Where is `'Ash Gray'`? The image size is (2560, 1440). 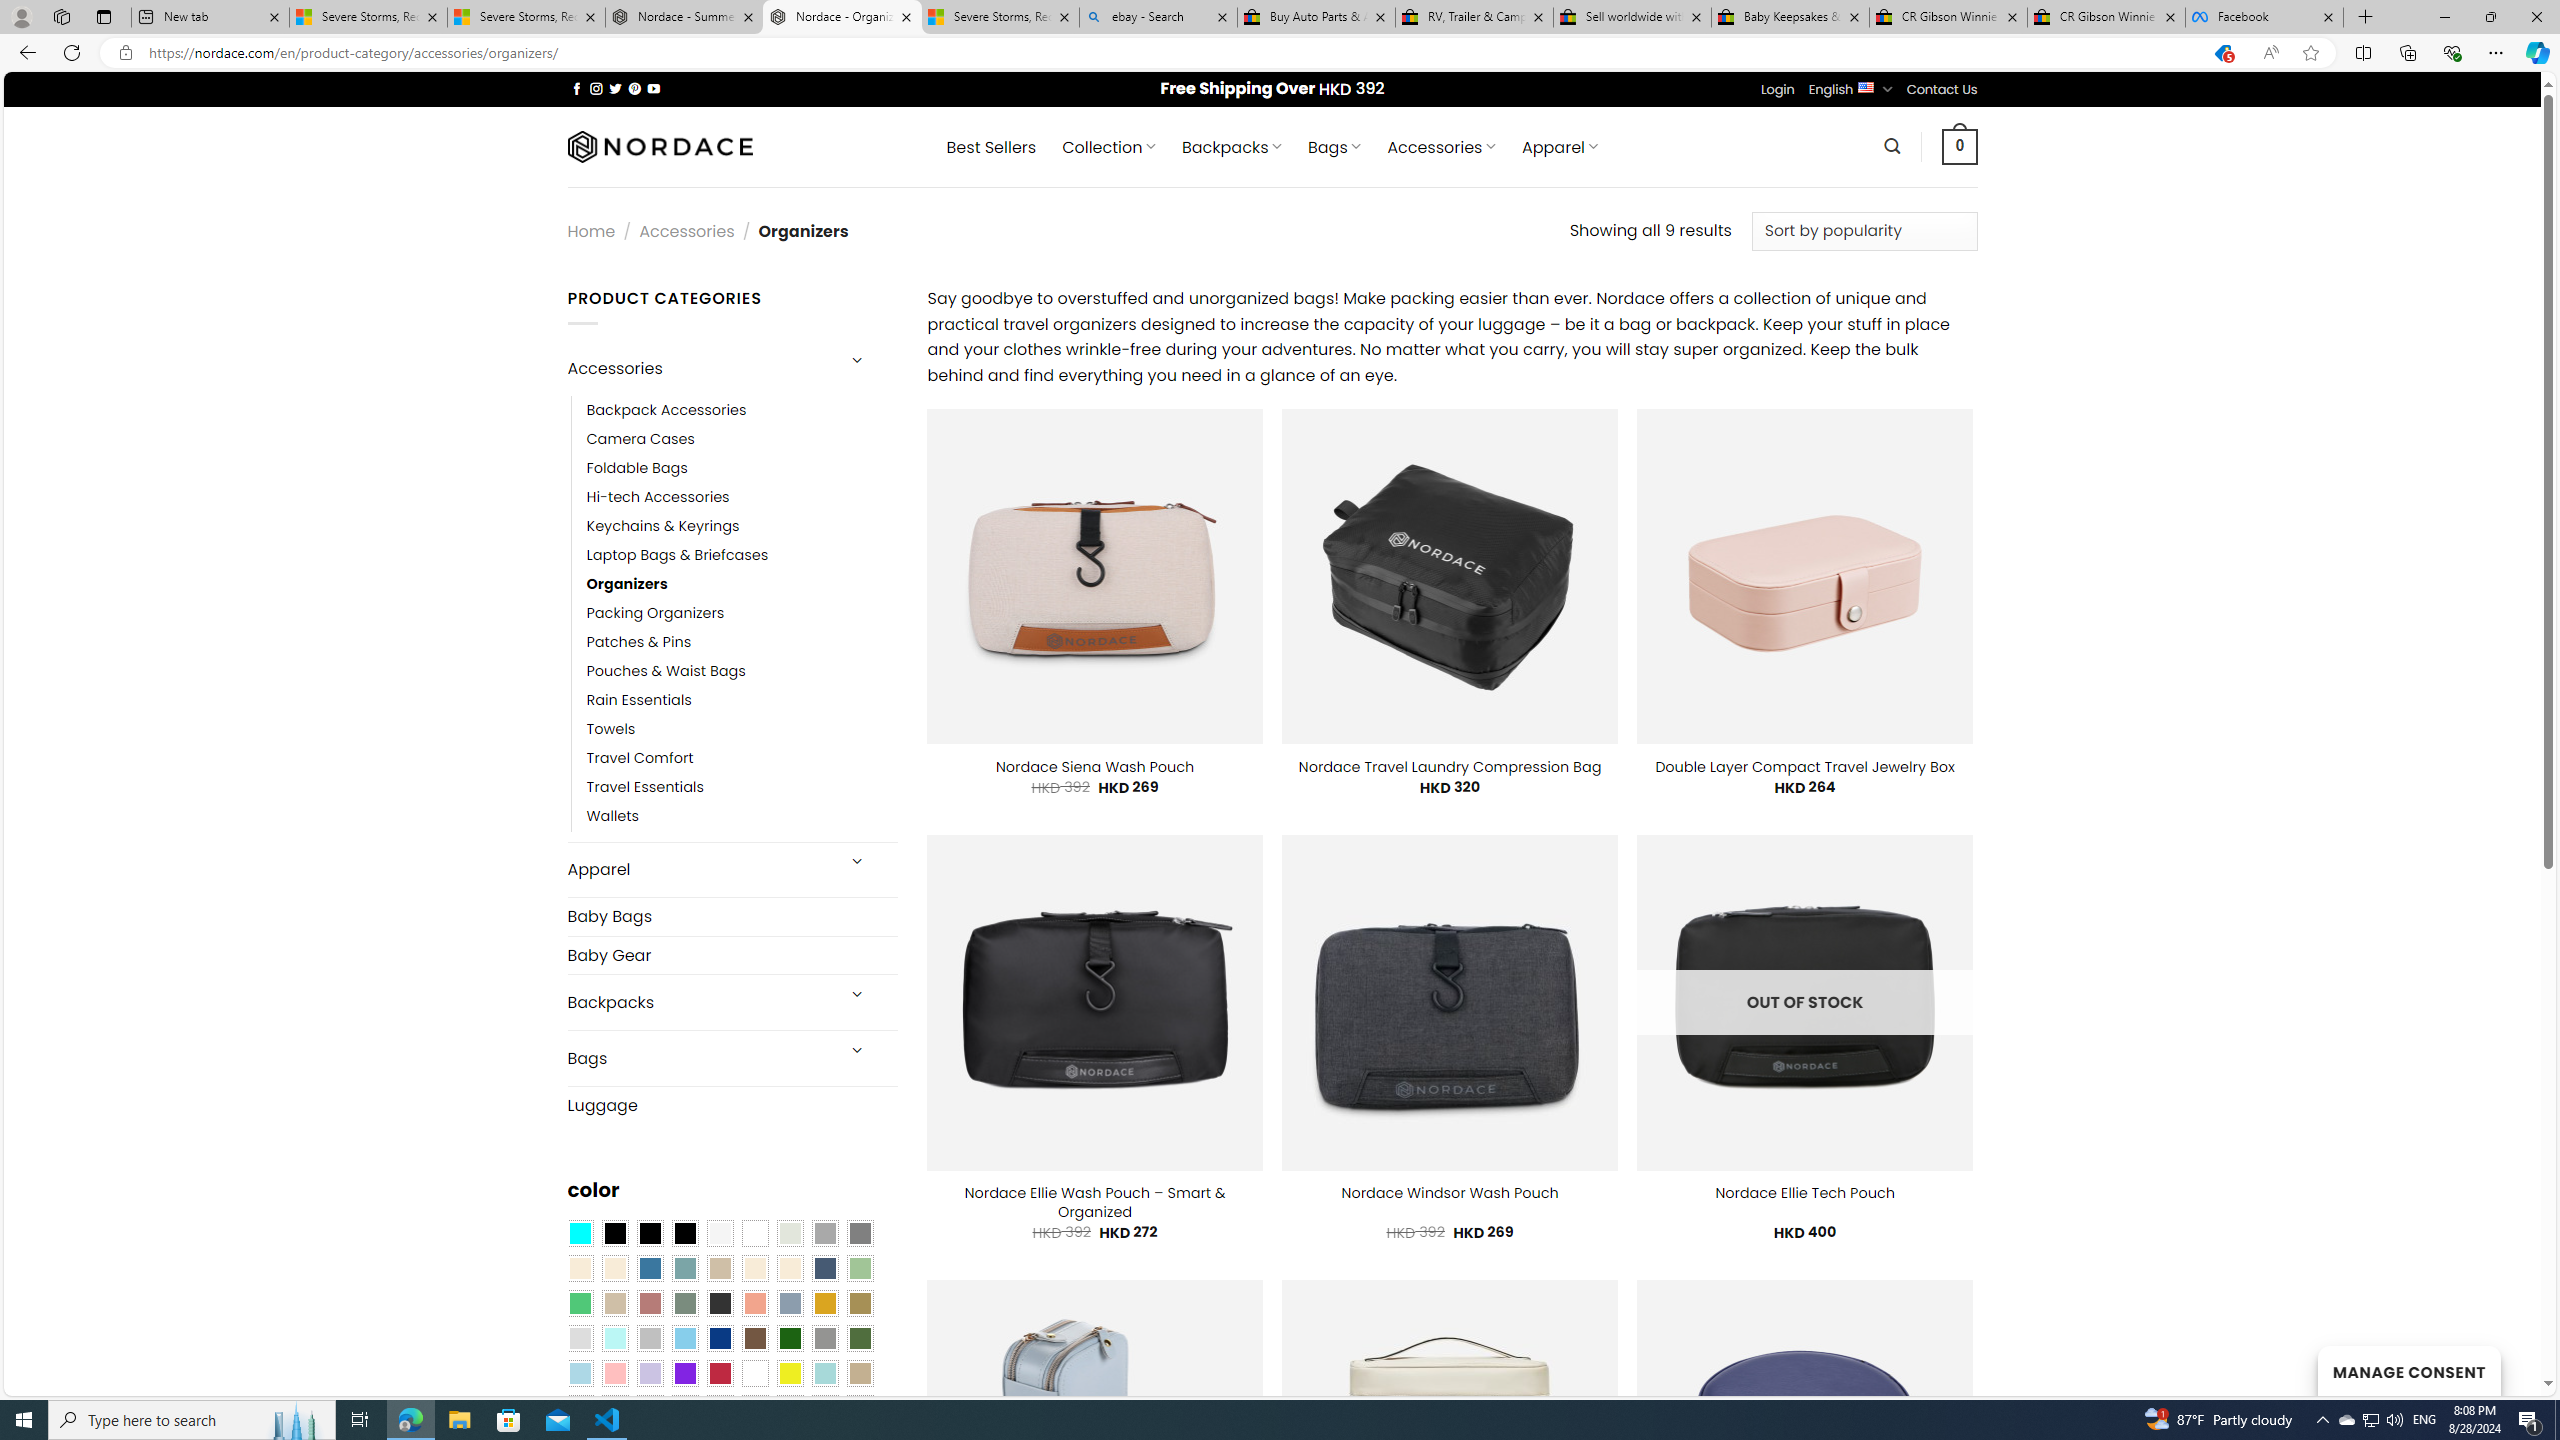 'Ash Gray' is located at coordinates (790, 1233).